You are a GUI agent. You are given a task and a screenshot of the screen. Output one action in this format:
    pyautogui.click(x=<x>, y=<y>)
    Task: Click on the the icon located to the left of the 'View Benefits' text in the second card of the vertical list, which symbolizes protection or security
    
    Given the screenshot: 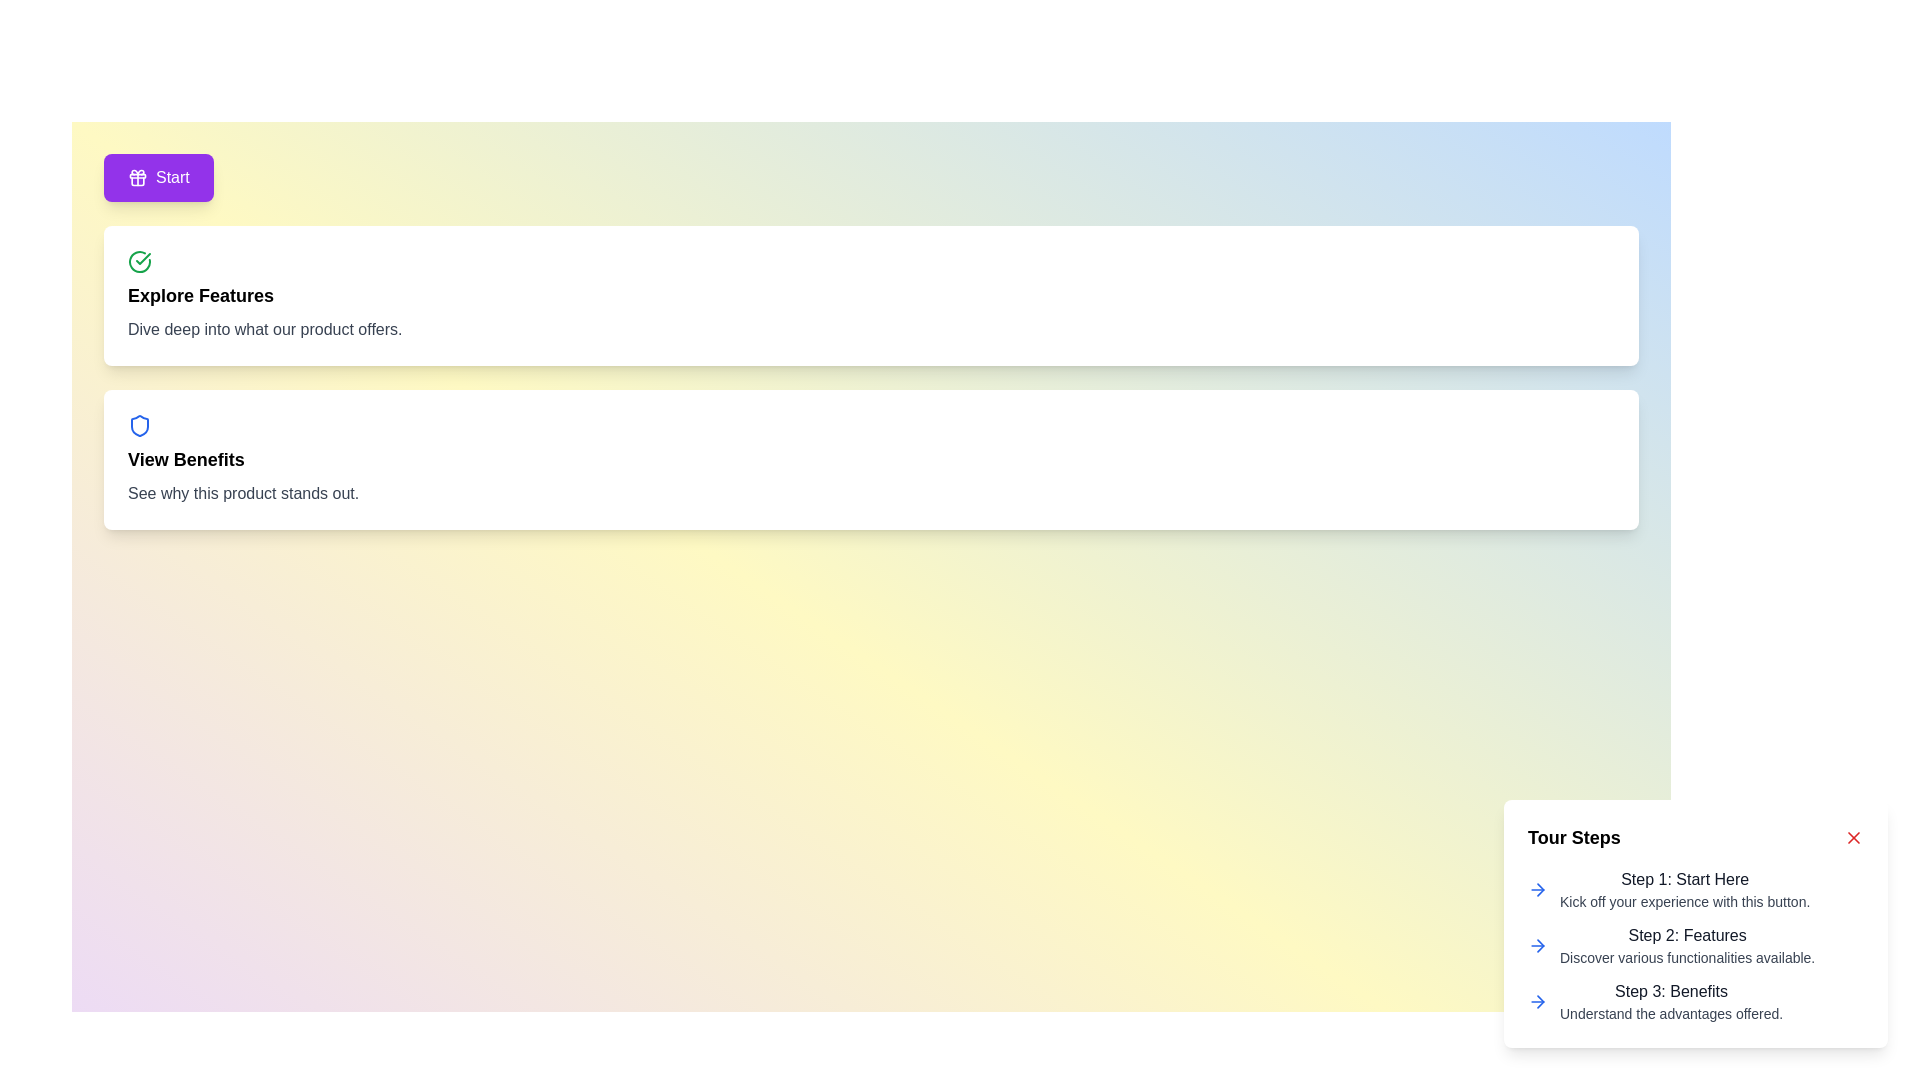 What is the action you would take?
    pyautogui.click(x=138, y=424)
    